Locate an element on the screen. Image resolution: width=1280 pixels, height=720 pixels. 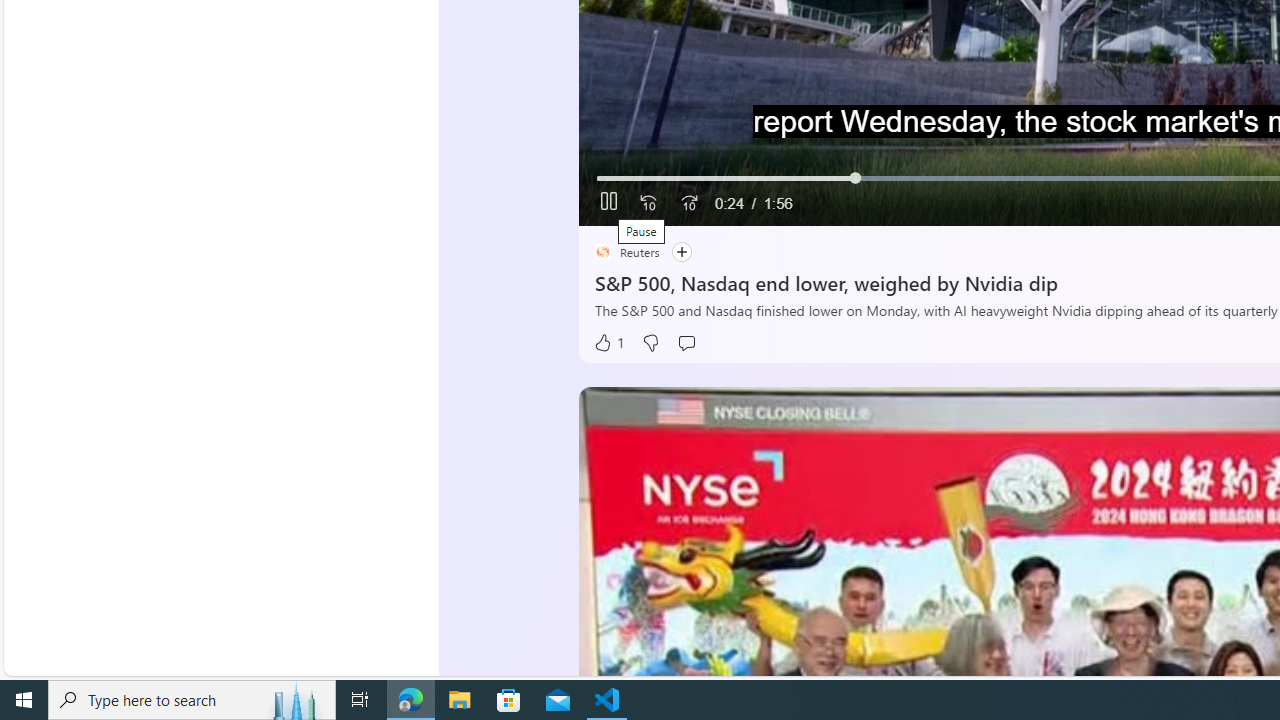
'placeholder Reuters' is located at coordinates (625, 251).